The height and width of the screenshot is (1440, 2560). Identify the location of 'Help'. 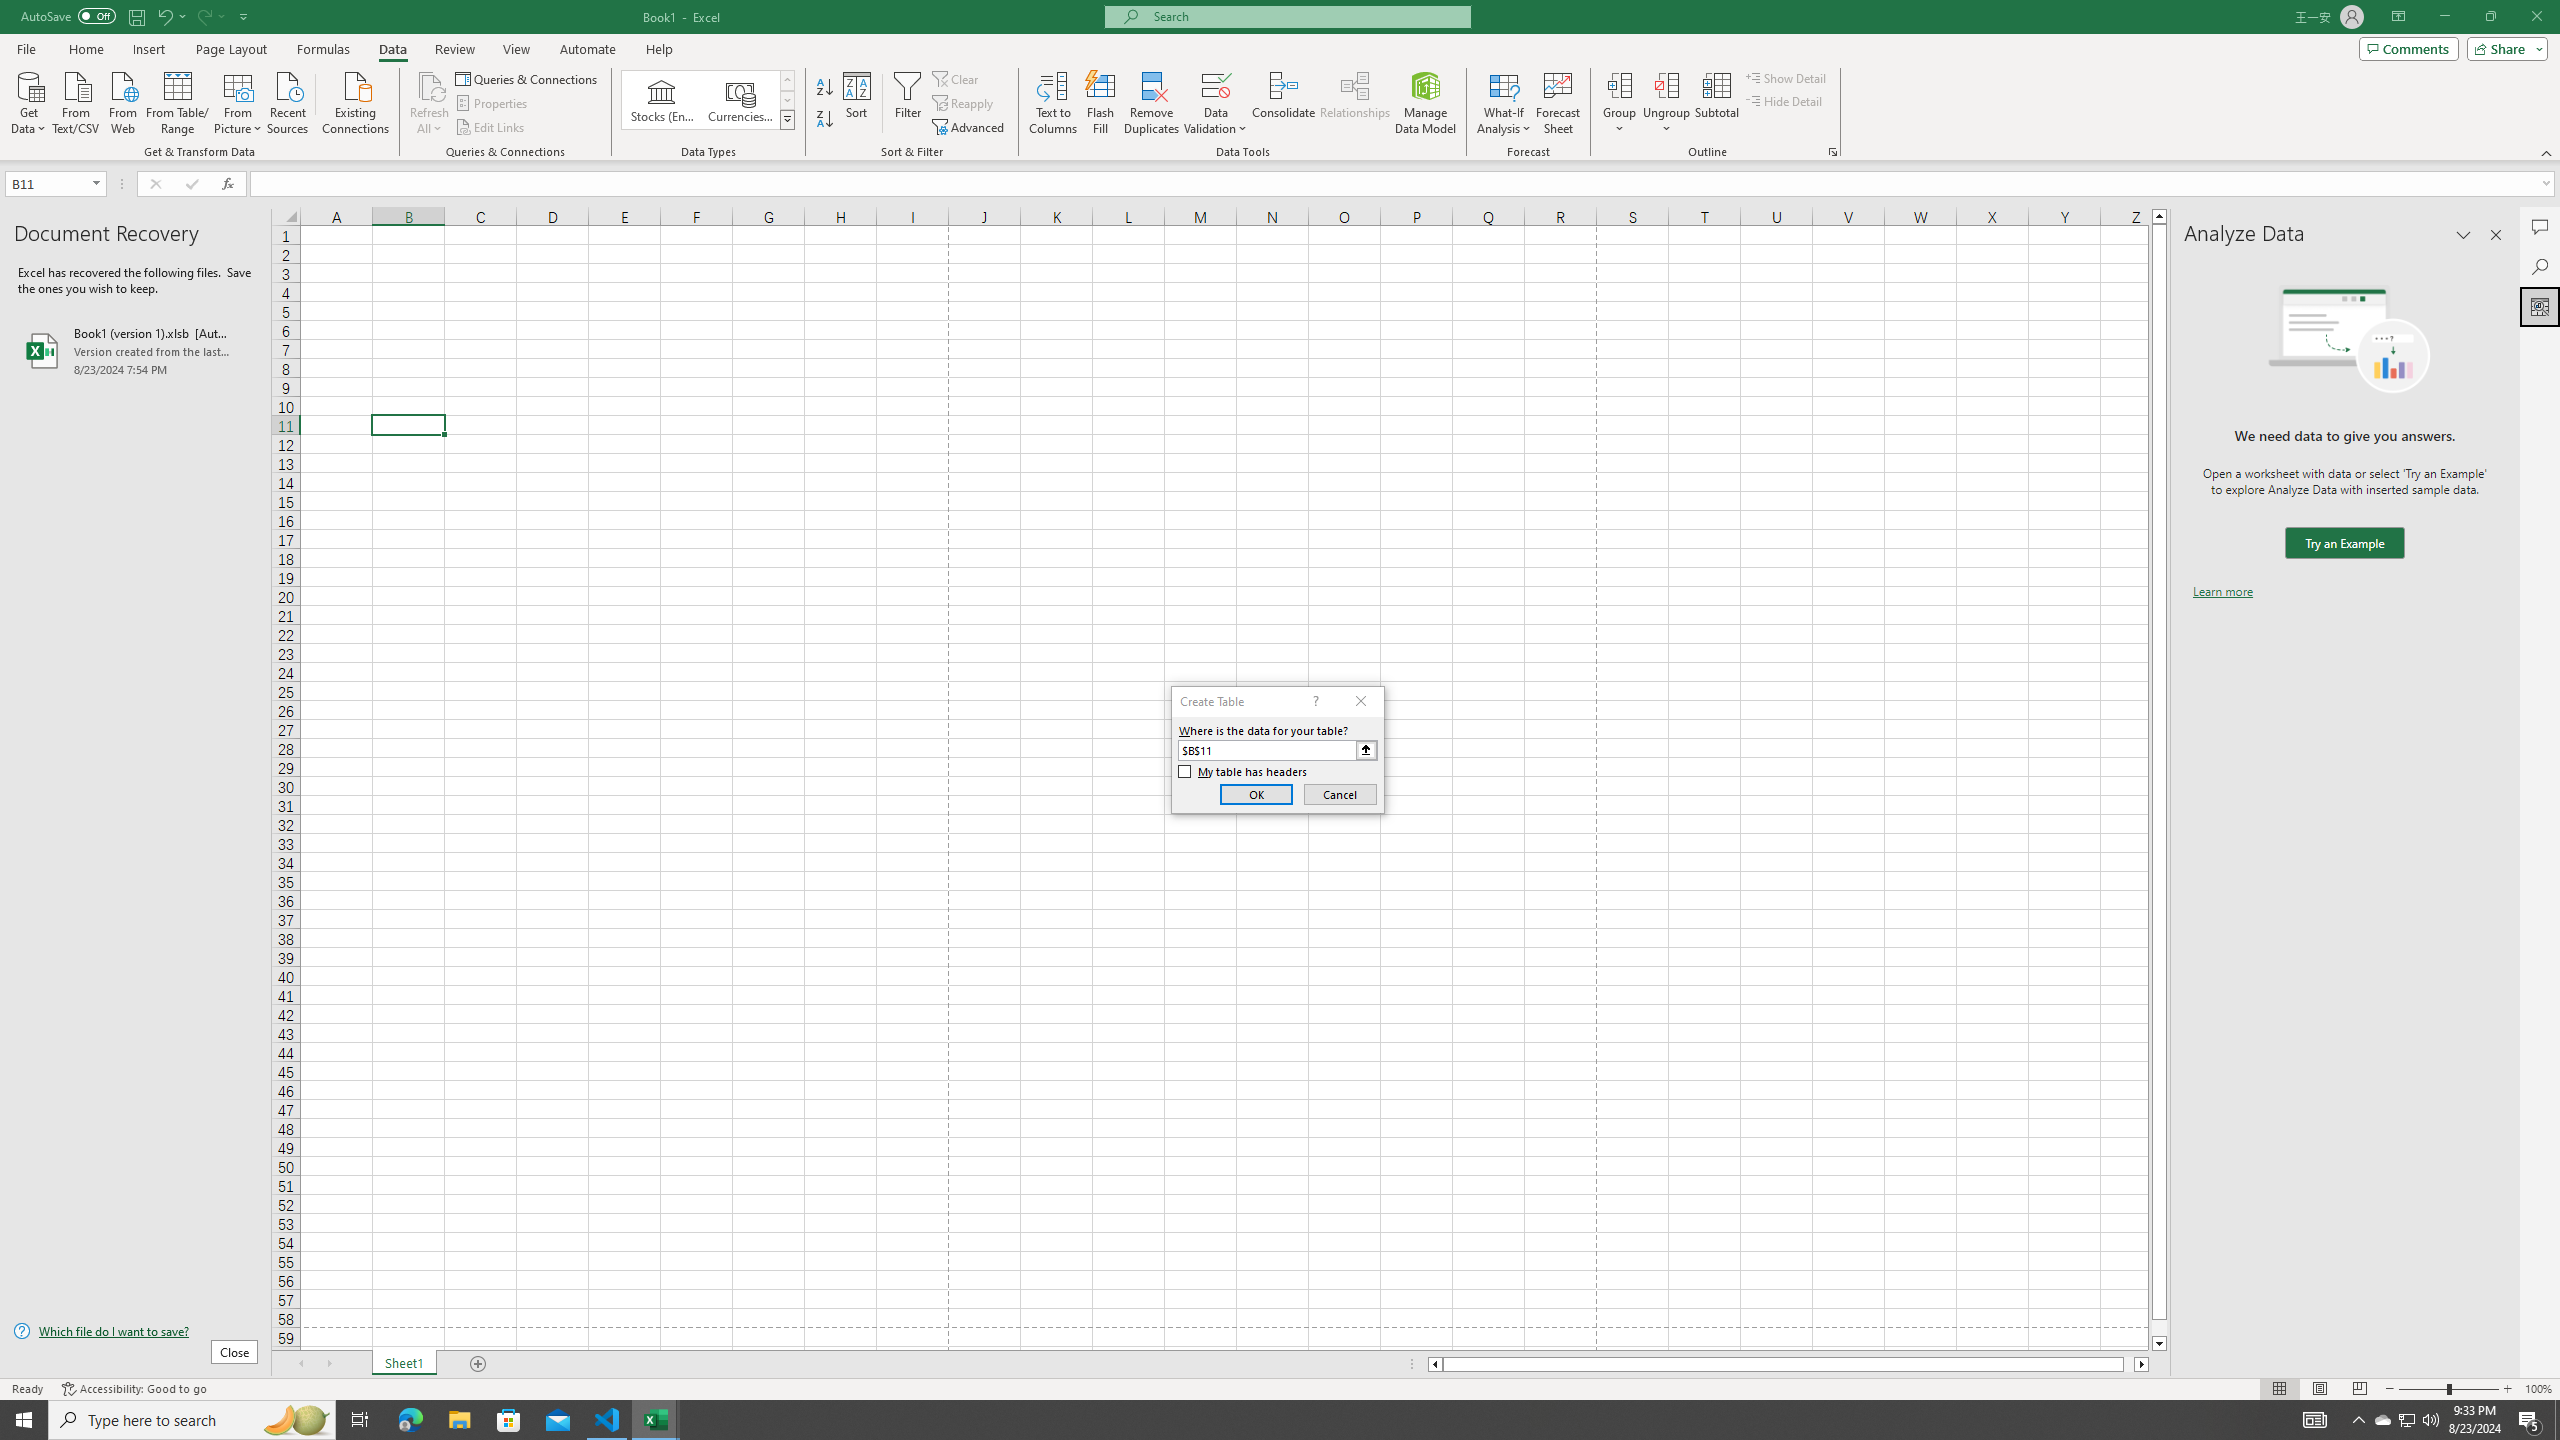
(659, 49).